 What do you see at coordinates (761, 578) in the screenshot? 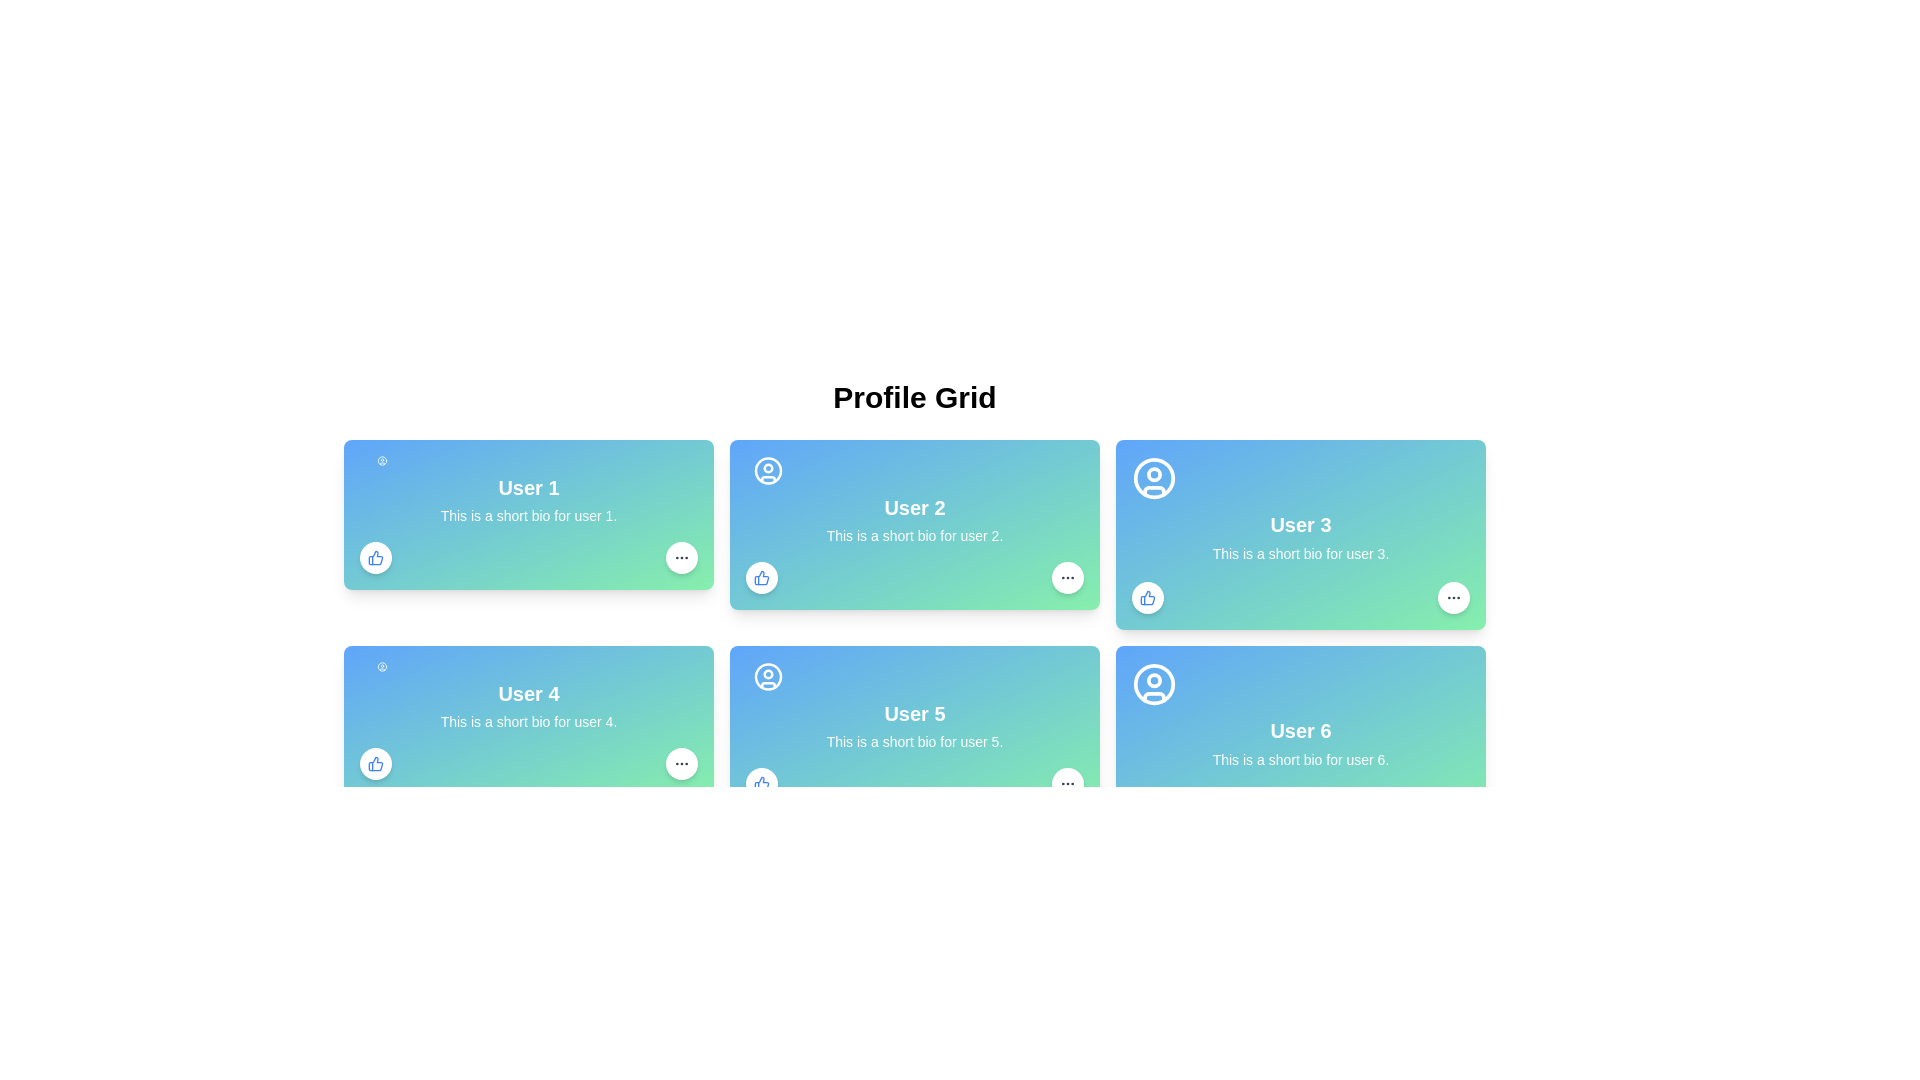
I see `the small circular button with a white background and blue outlining containing a 'thumbs up' icon in blue` at bounding box center [761, 578].